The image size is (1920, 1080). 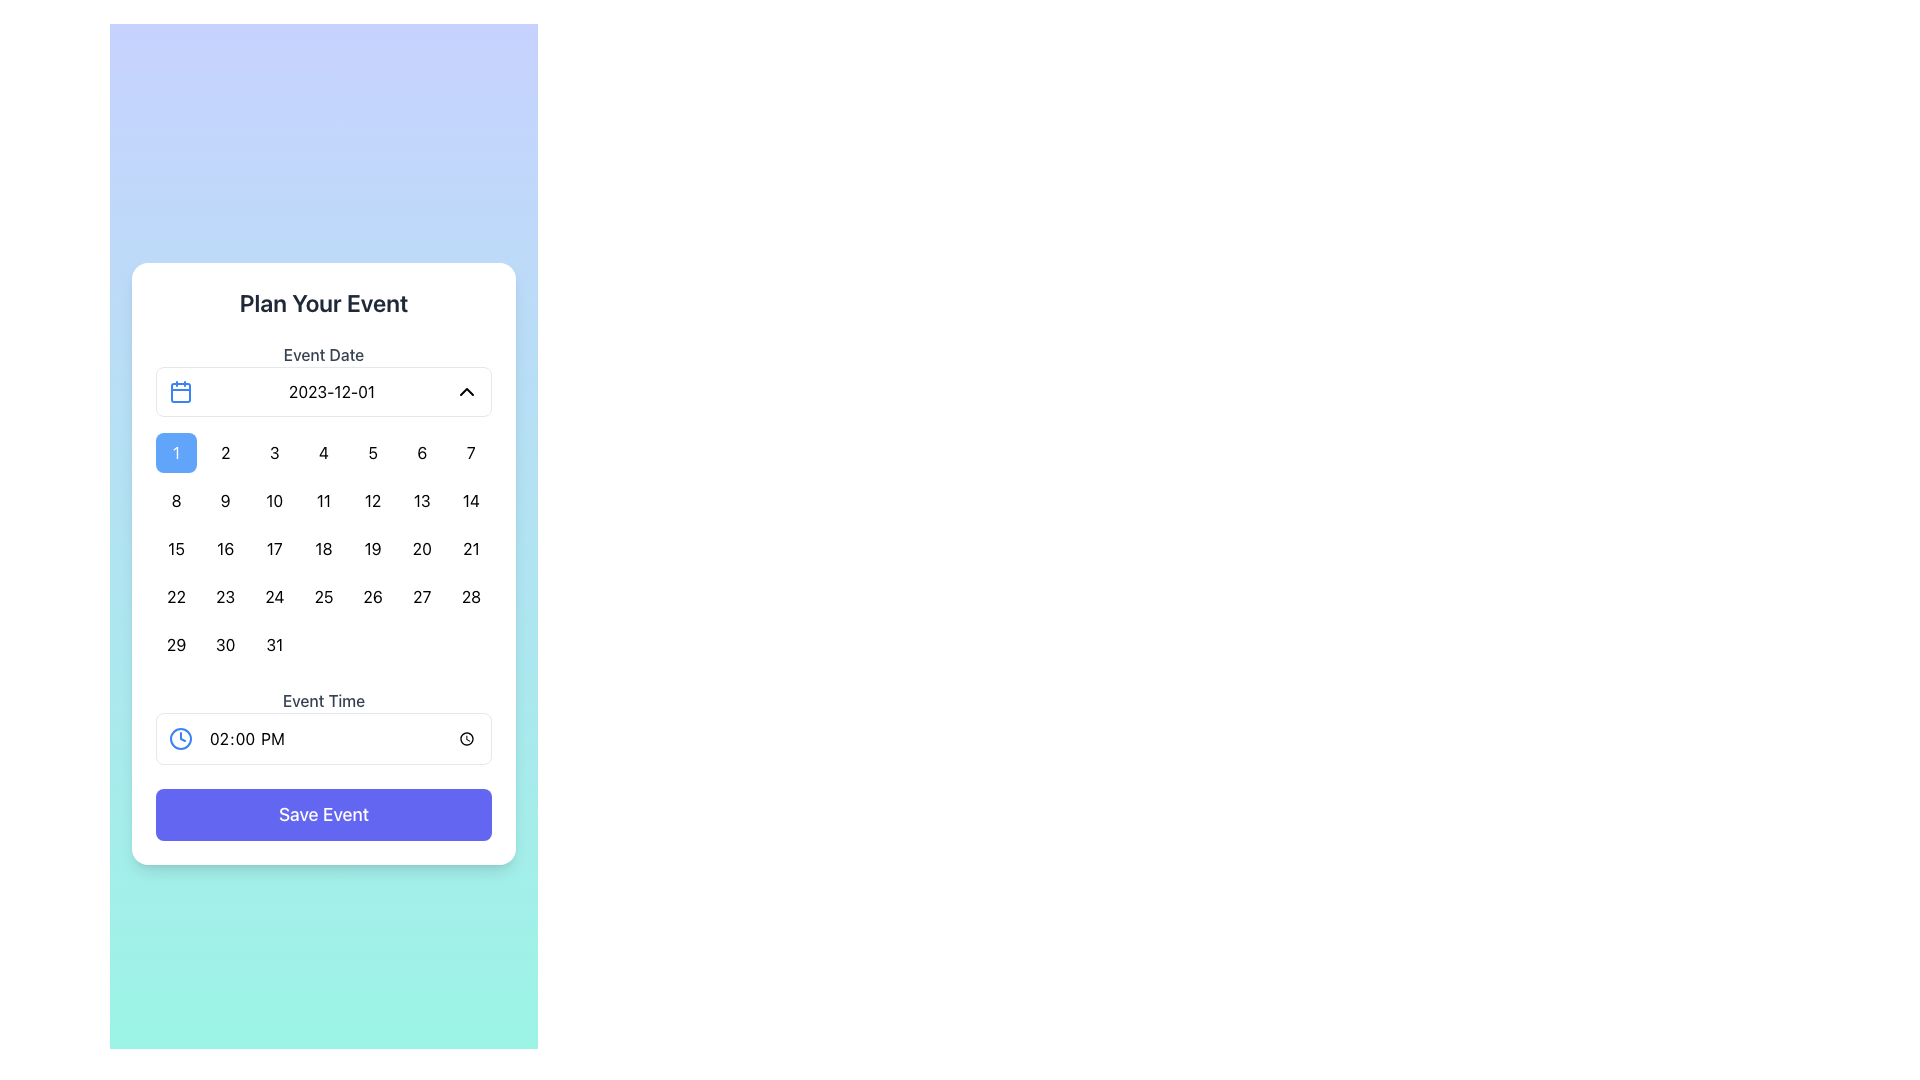 I want to click on the calendar day selector button corresponding to '22' in the first column of the fourth row in the grid layout for selecting dates in the 'Plan Your Event' card, so click(x=176, y=596).